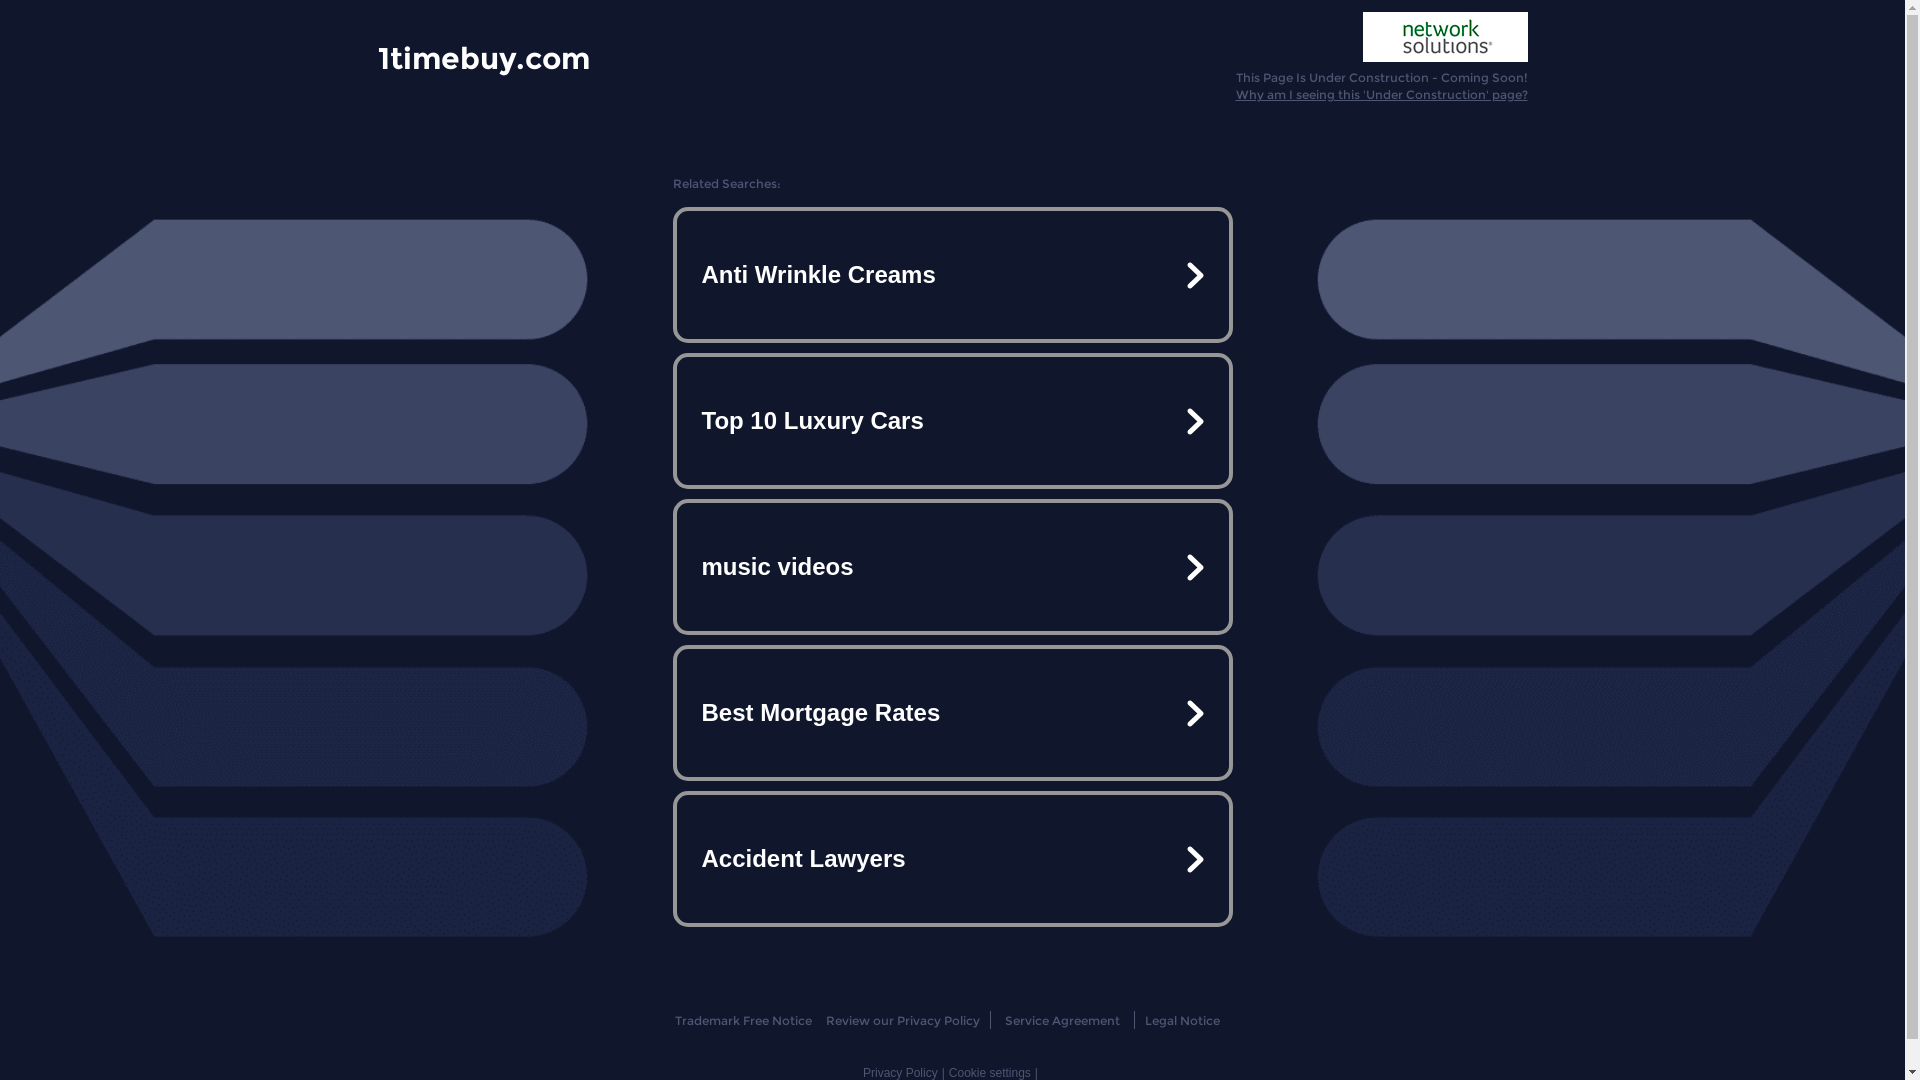  I want to click on 'Trademark Free Notice', so click(742, 1020).